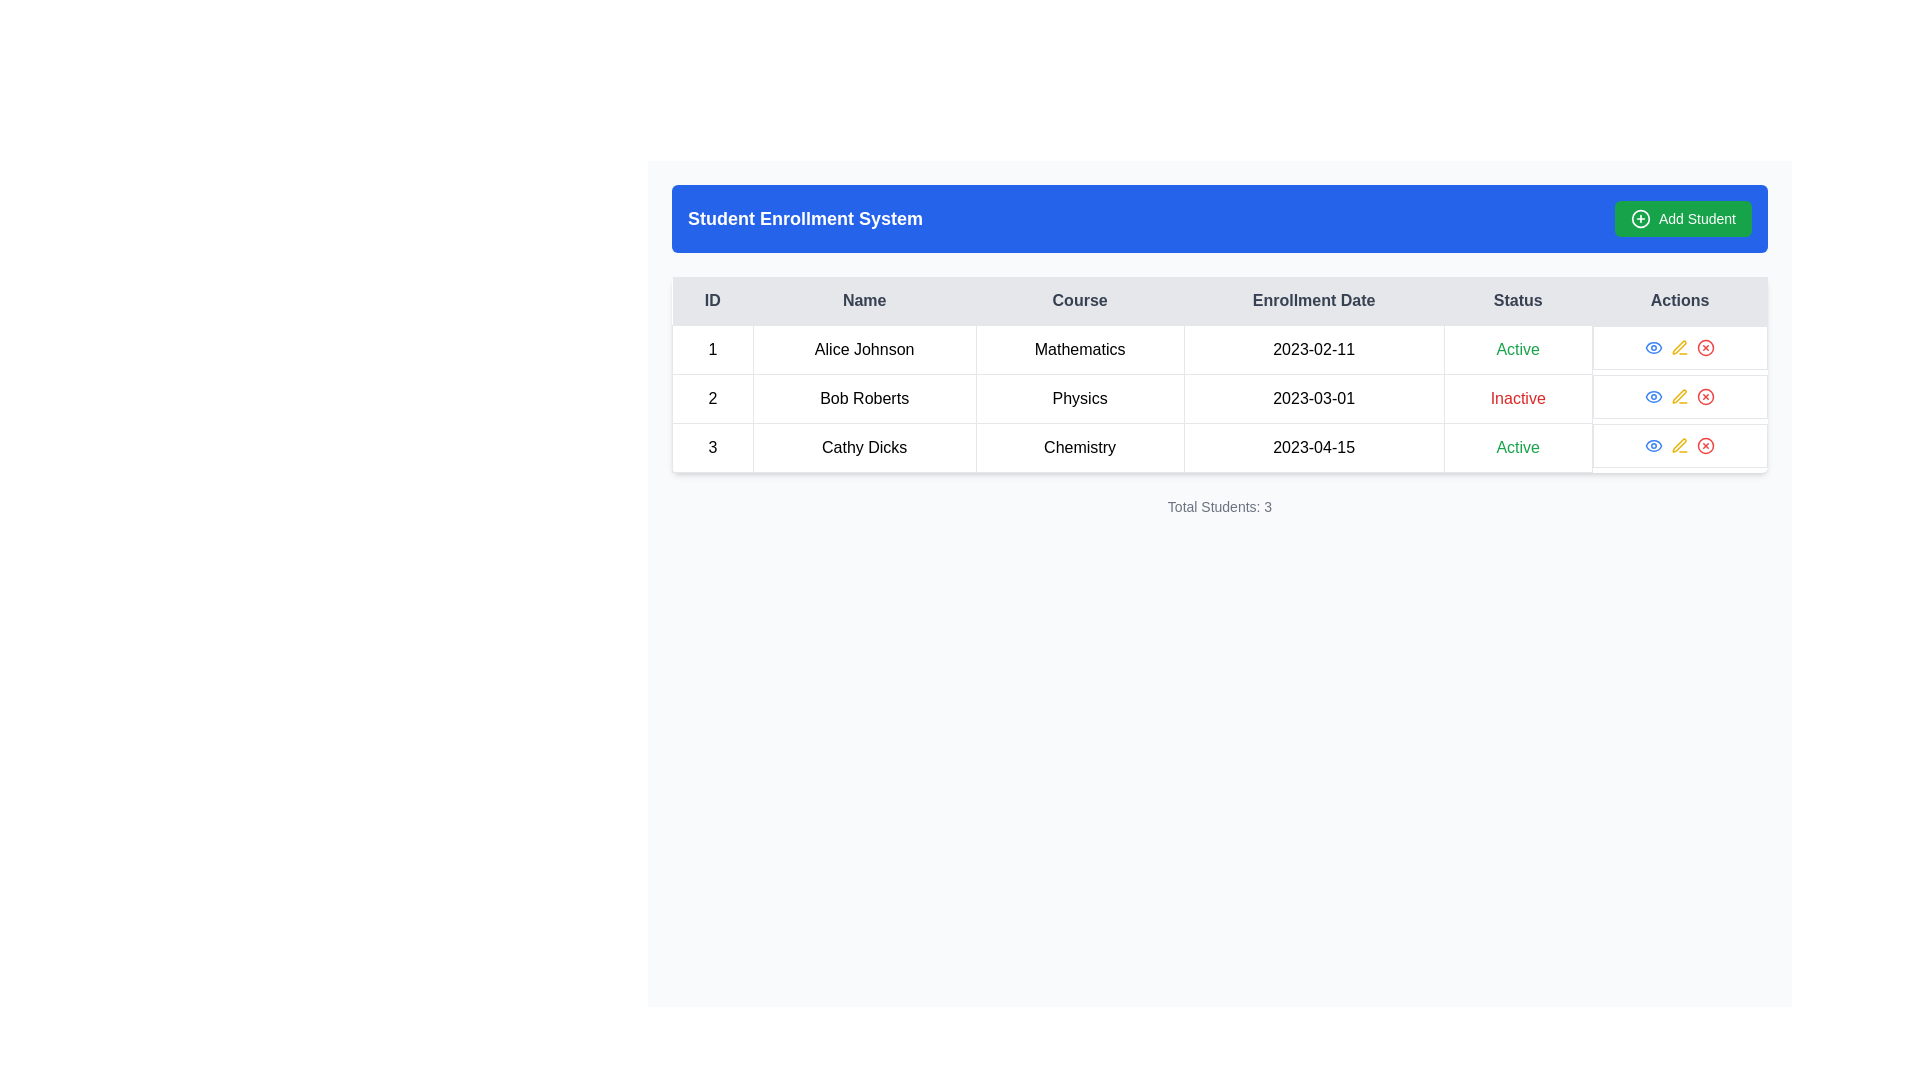  Describe the element at coordinates (1705, 346) in the screenshot. I see `the circular red-bordered button with a cross icon in the 'Actions' column of the third row in the table` at that location.